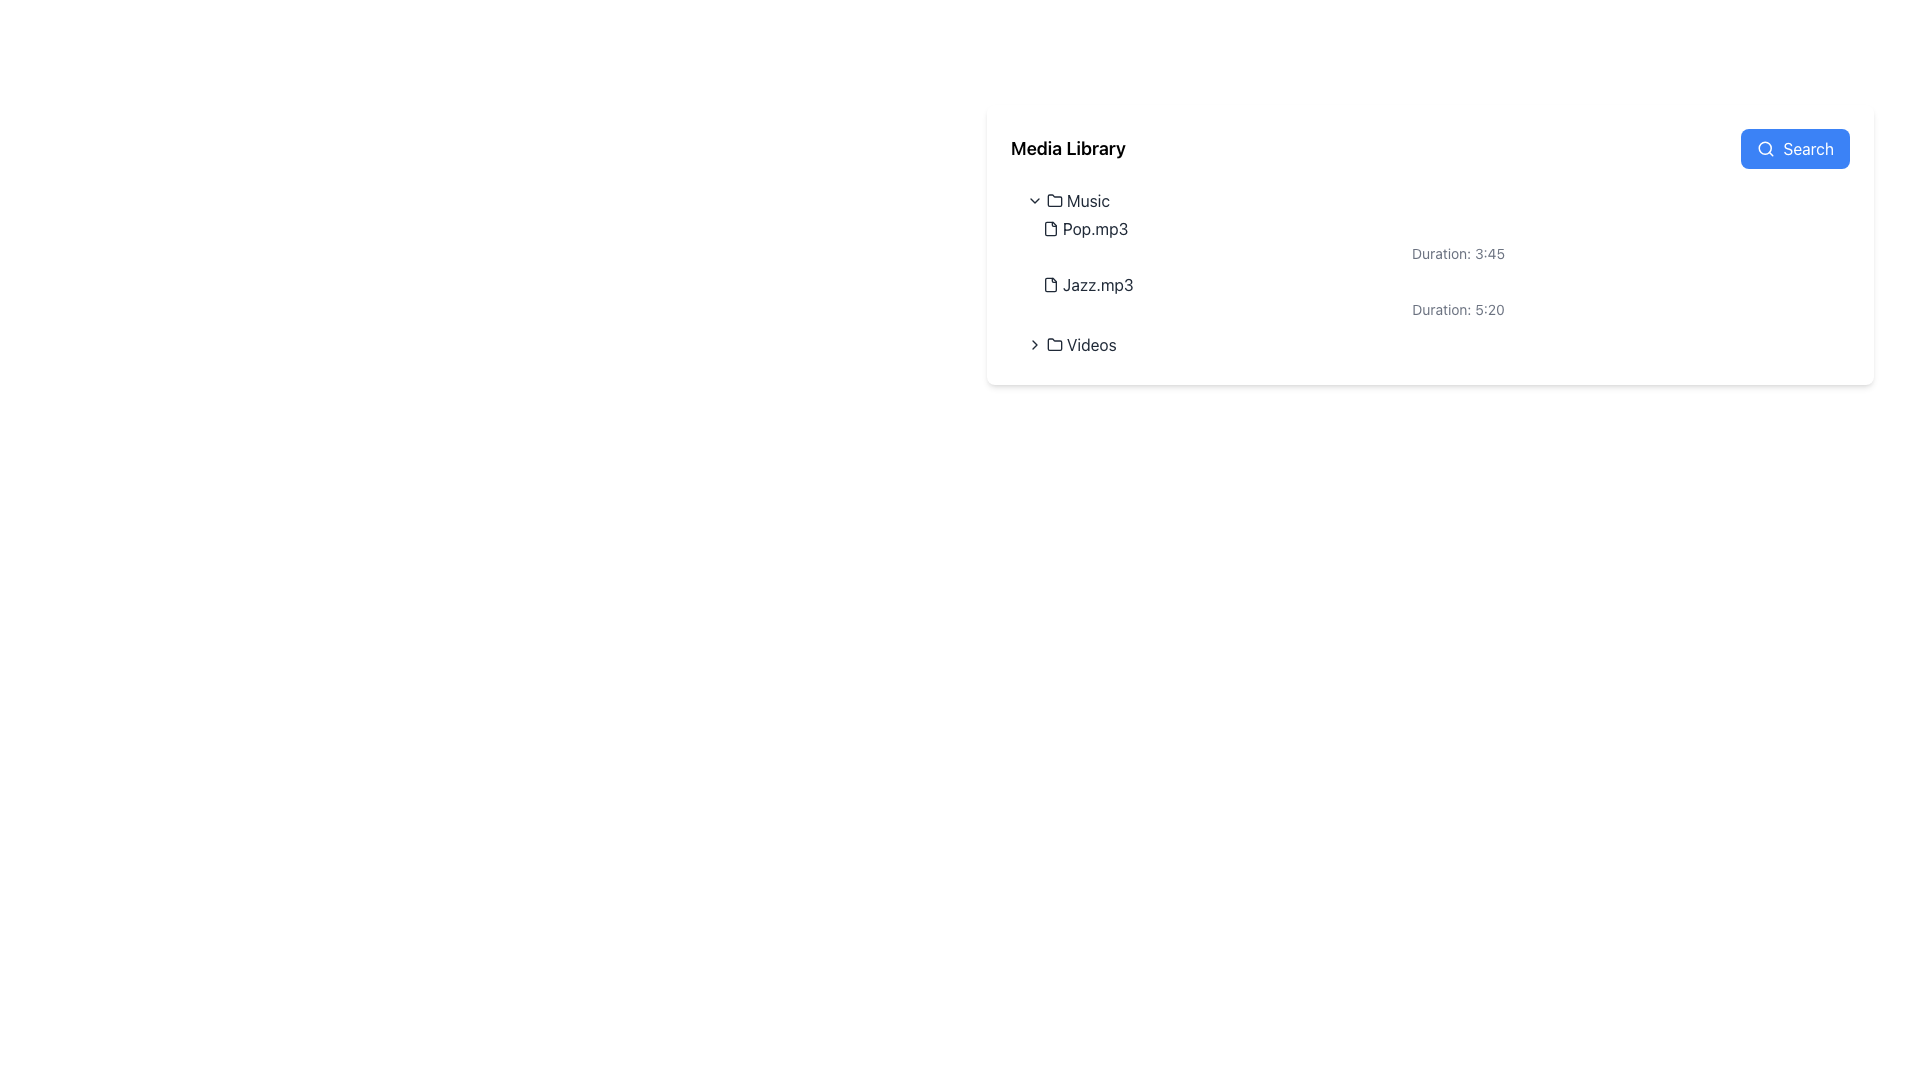 This screenshot has height=1080, width=1920. I want to click on the file icon for 'Jazz.mp3', so click(1050, 285).